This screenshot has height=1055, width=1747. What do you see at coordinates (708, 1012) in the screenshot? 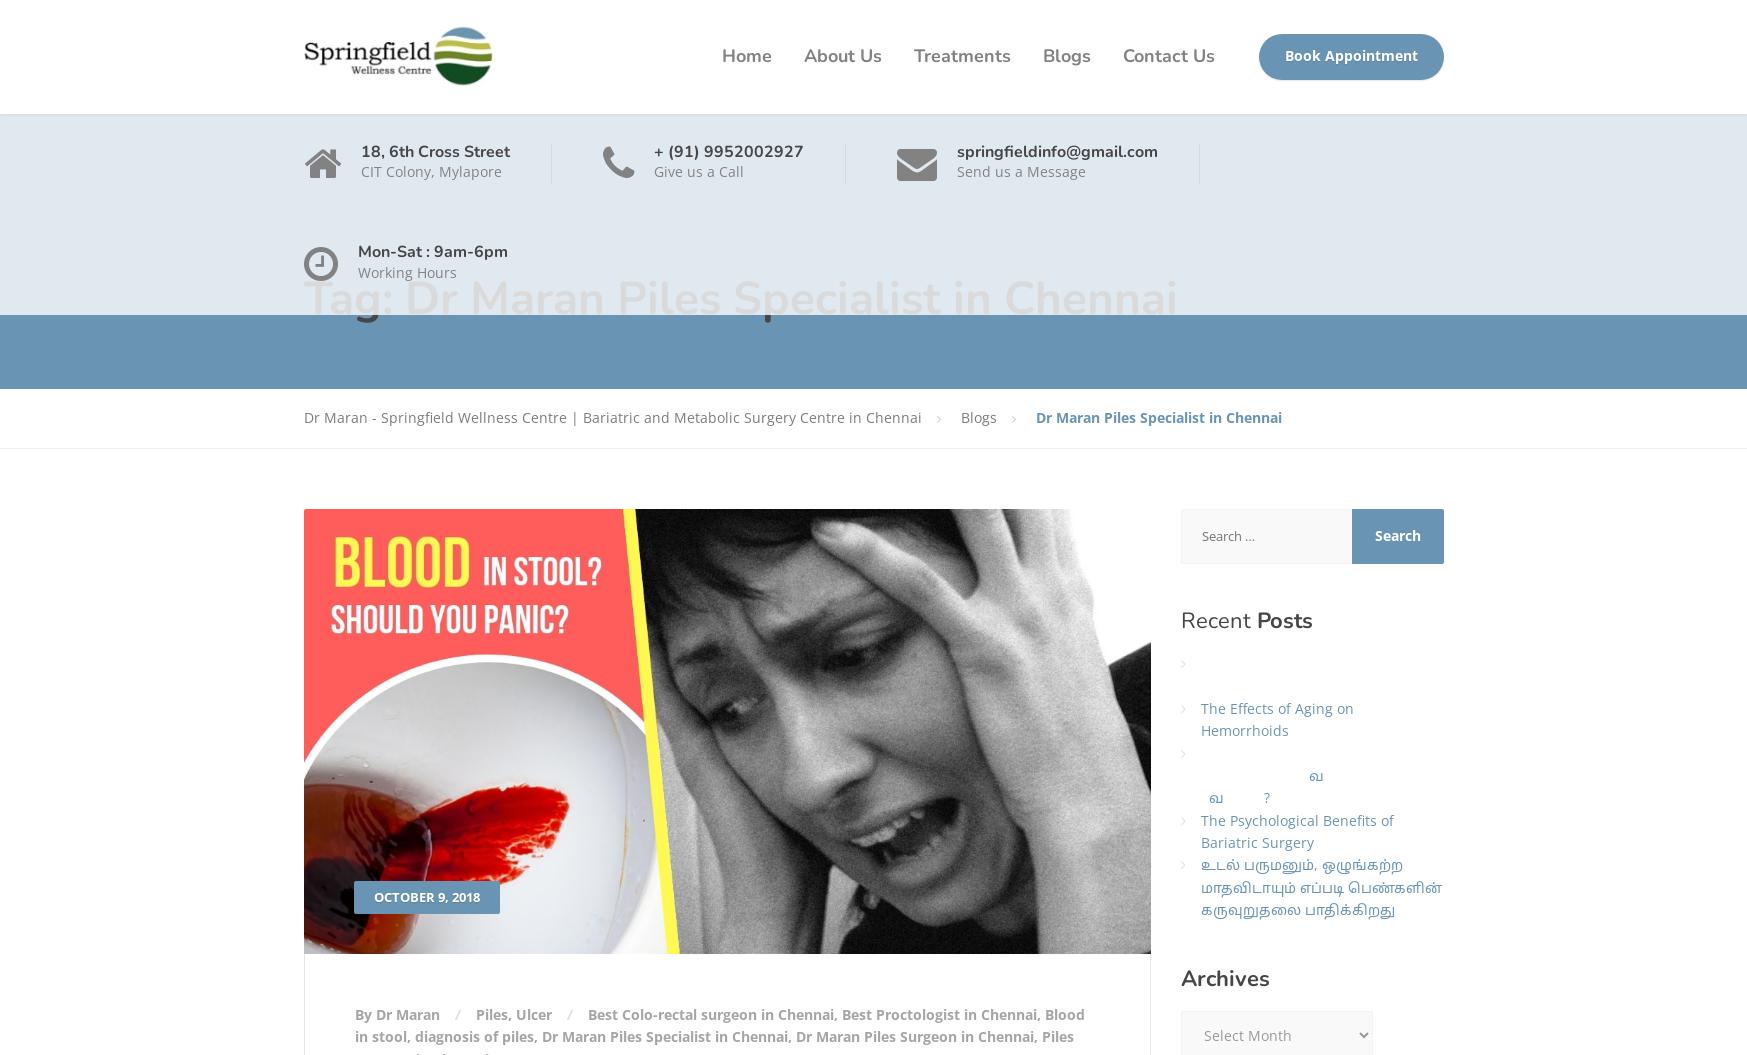
I see `'Best Colo-rectal surgeon in Chennai'` at bounding box center [708, 1012].